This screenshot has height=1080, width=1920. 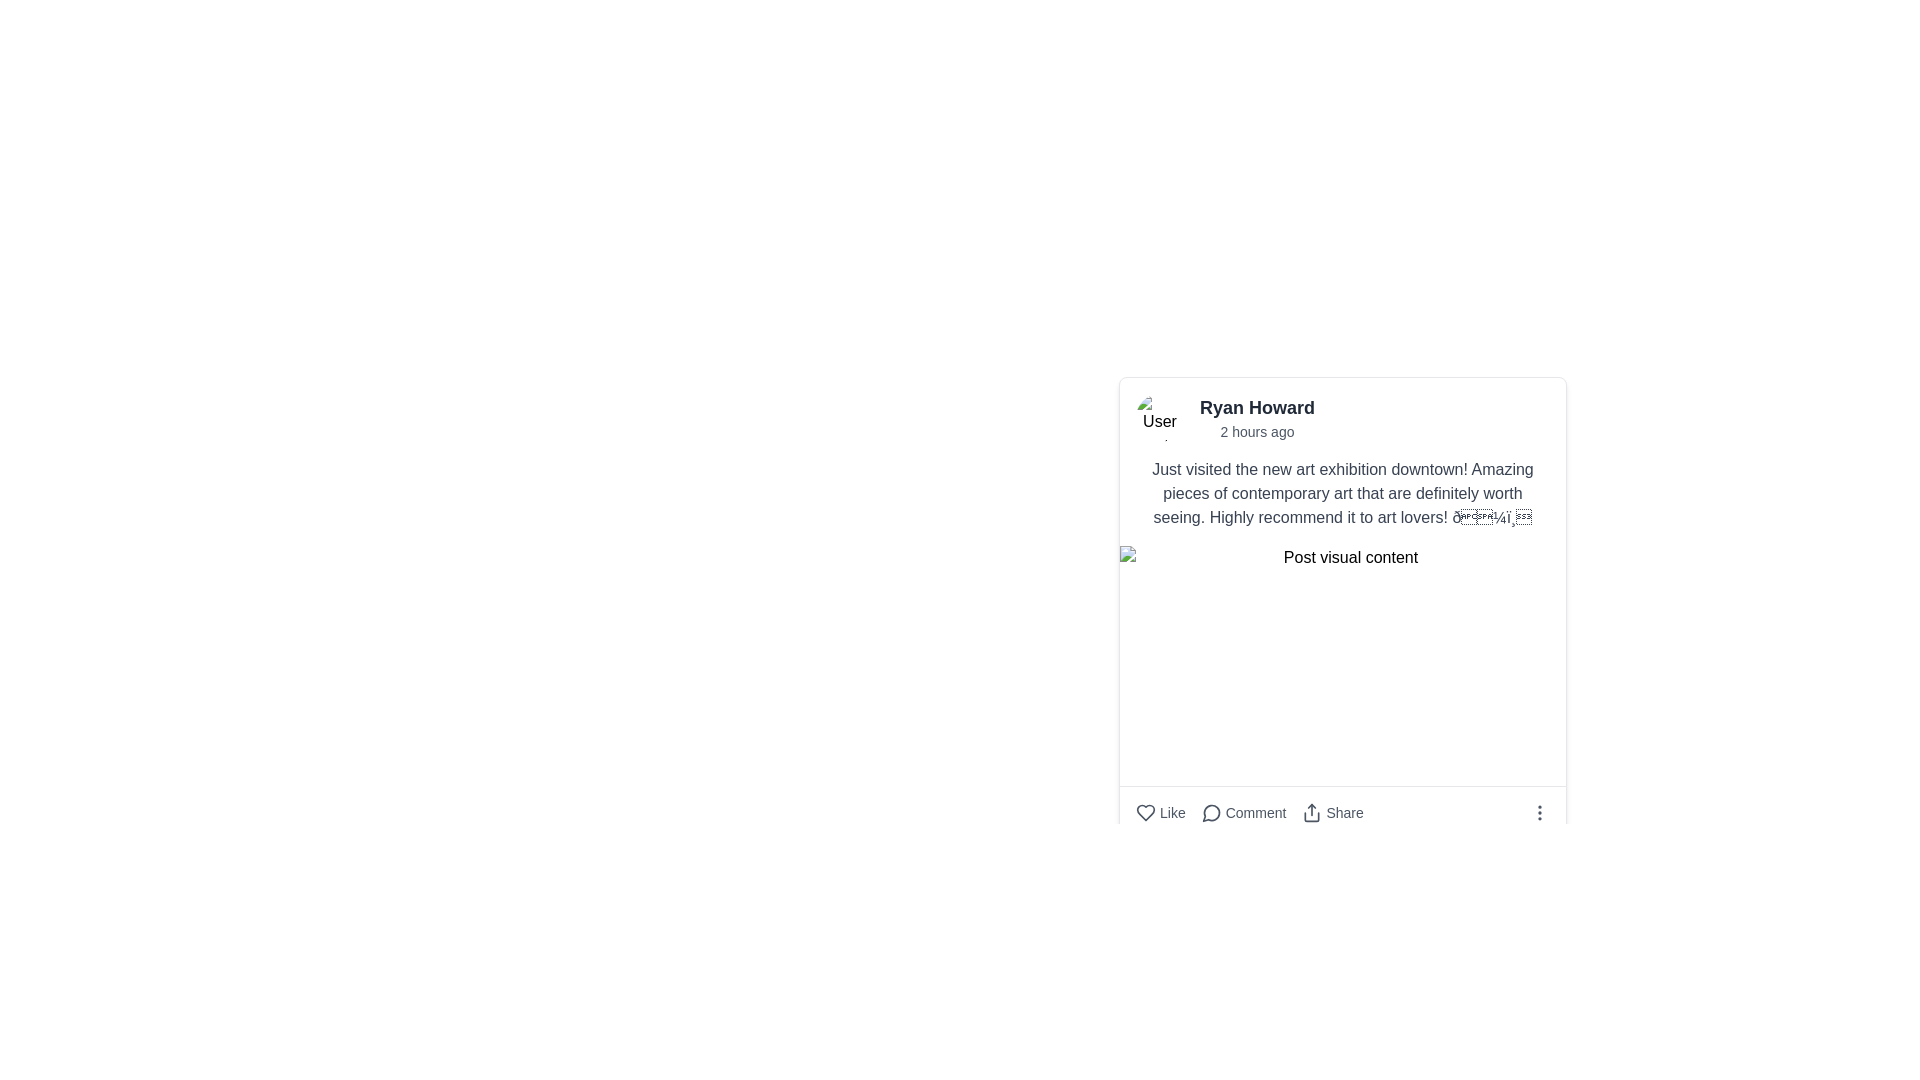 I want to click on the 'Like' icon located to the left of the 'Like' text label, so click(x=1146, y=813).